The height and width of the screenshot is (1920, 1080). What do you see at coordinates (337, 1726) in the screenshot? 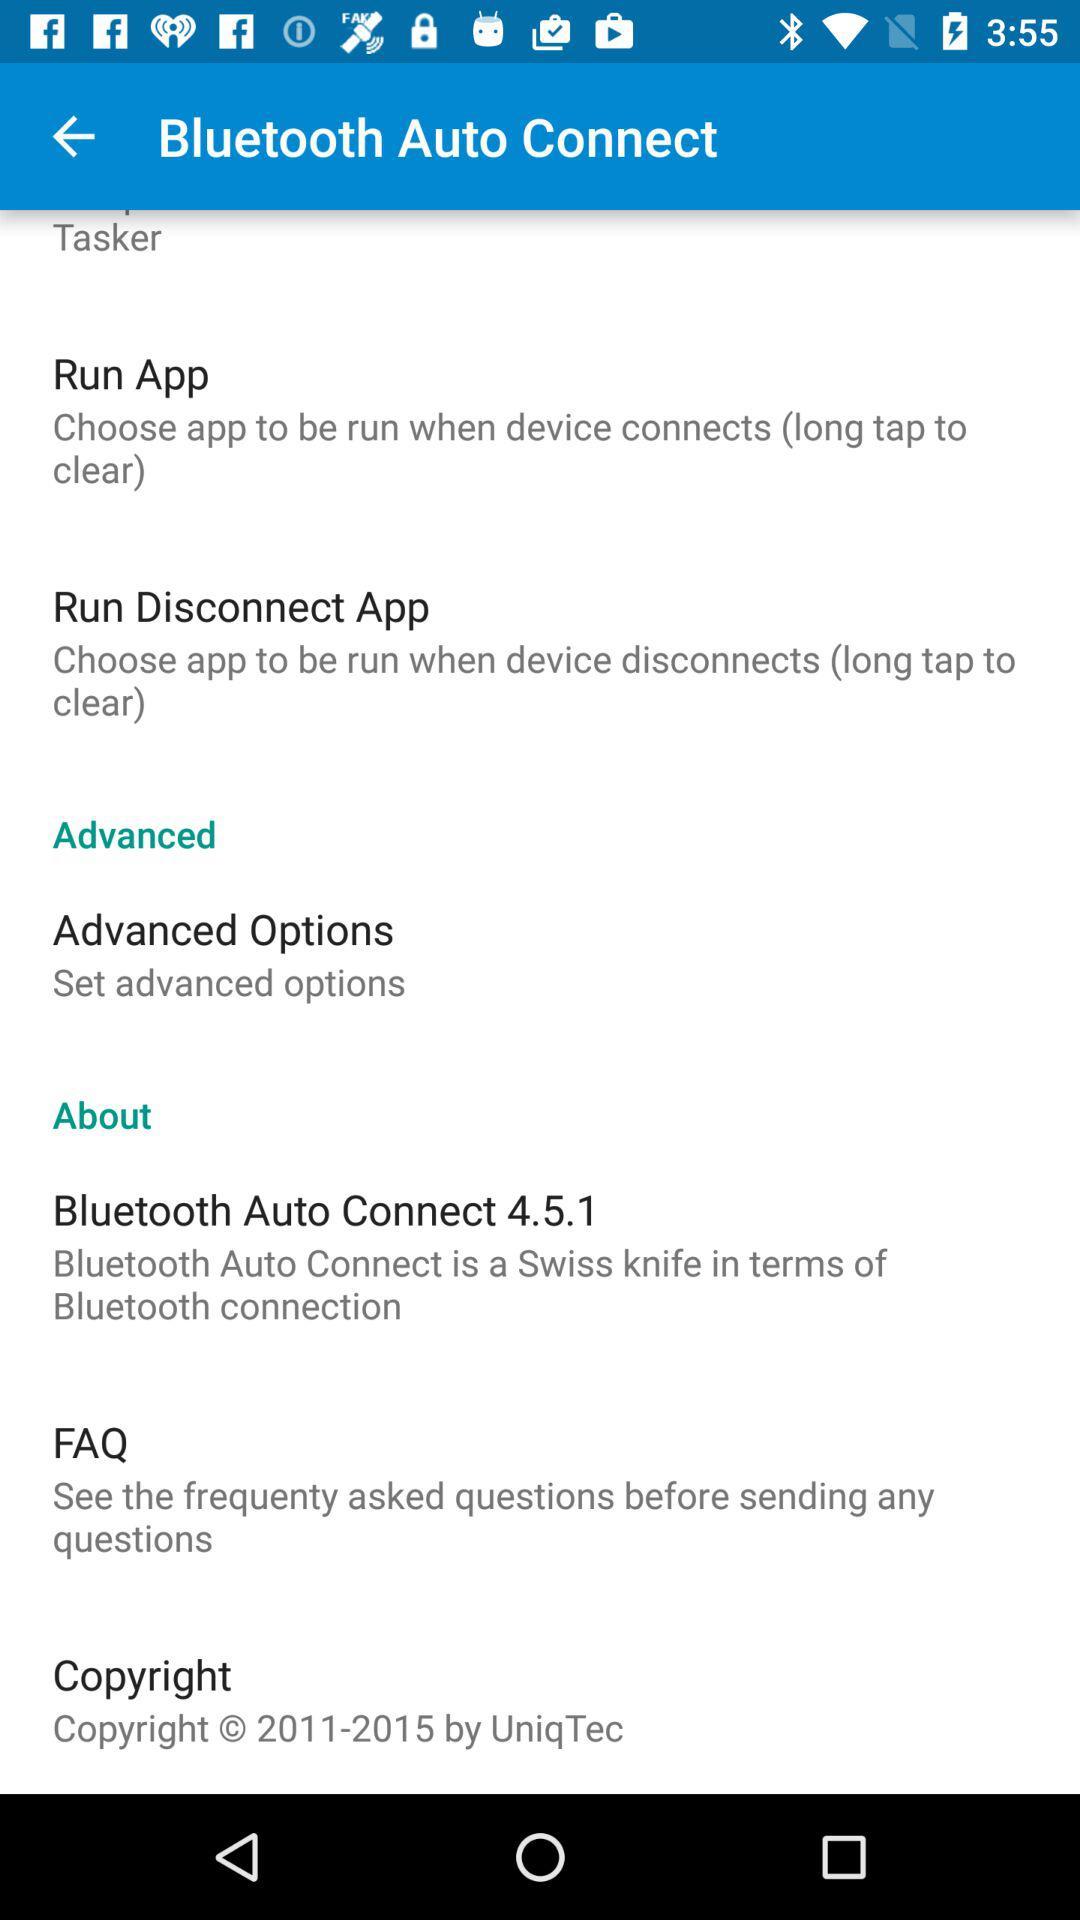
I see `icon below copyright icon` at bounding box center [337, 1726].